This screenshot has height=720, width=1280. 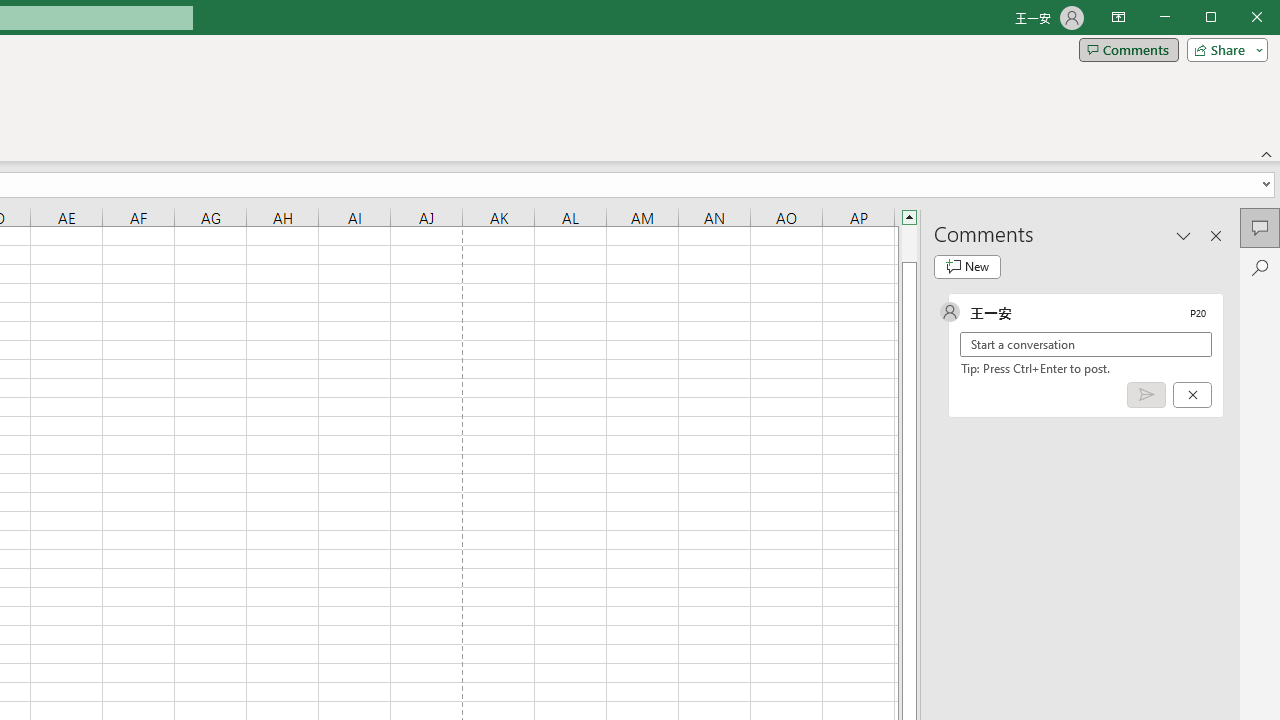 What do you see at coordinates (1259, 266) in the screenshot?
I see `'Search'` at bounding box center [1259, 266].